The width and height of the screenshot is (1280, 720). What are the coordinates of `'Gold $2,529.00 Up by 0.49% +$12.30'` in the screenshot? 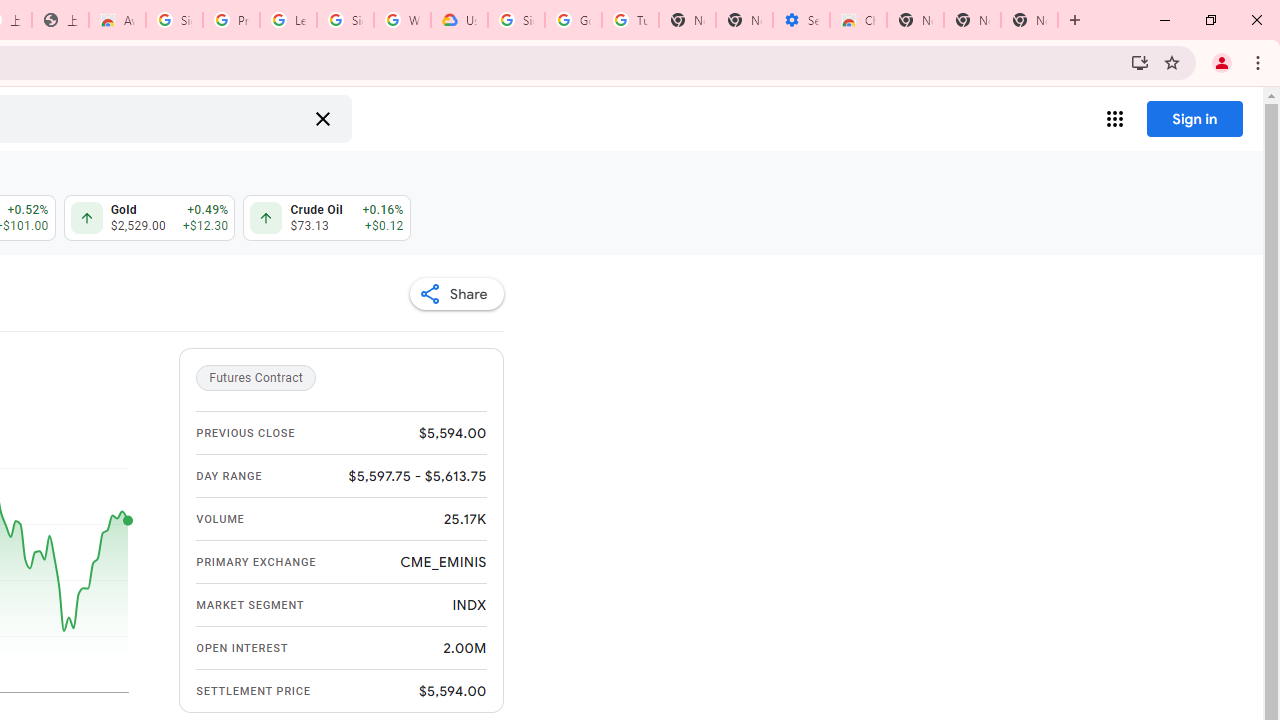 It's located at (148, 218).